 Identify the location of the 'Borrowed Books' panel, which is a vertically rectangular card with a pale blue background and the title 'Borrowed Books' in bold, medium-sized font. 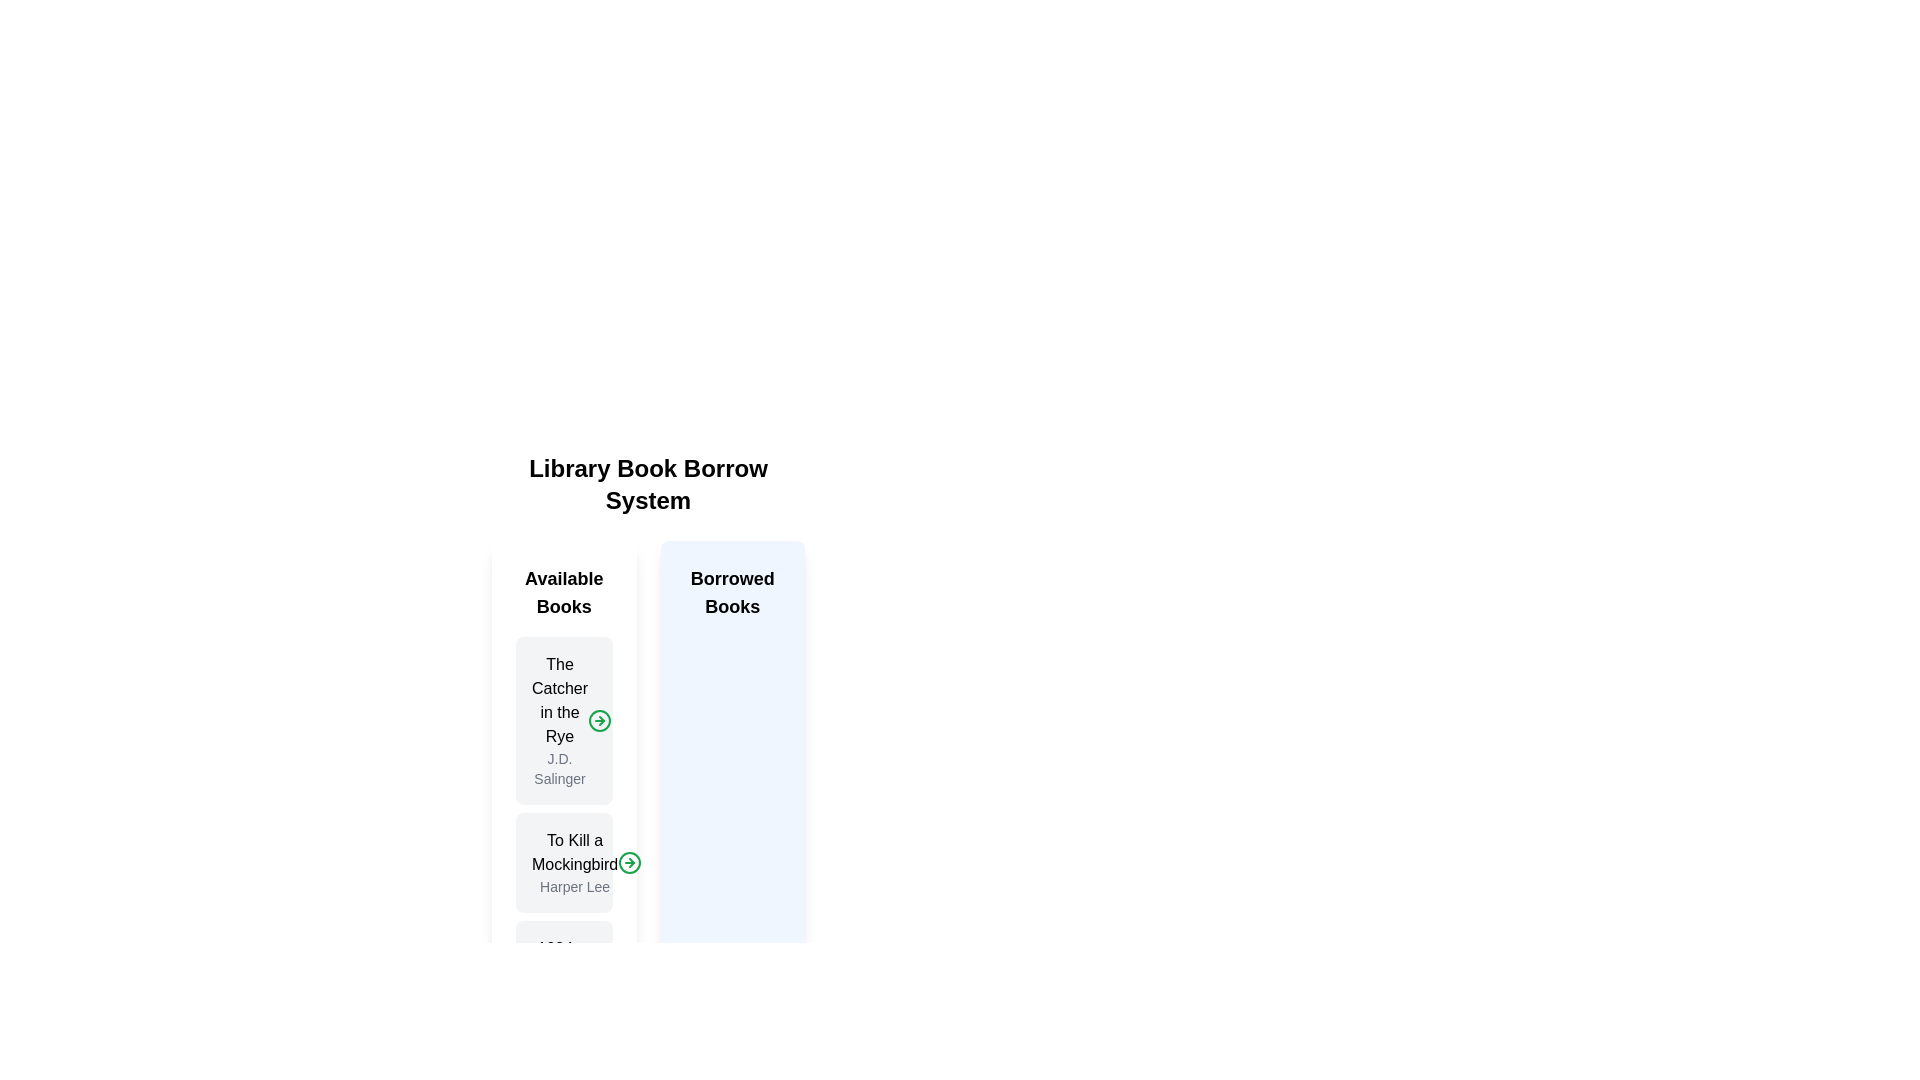
(731, 793).